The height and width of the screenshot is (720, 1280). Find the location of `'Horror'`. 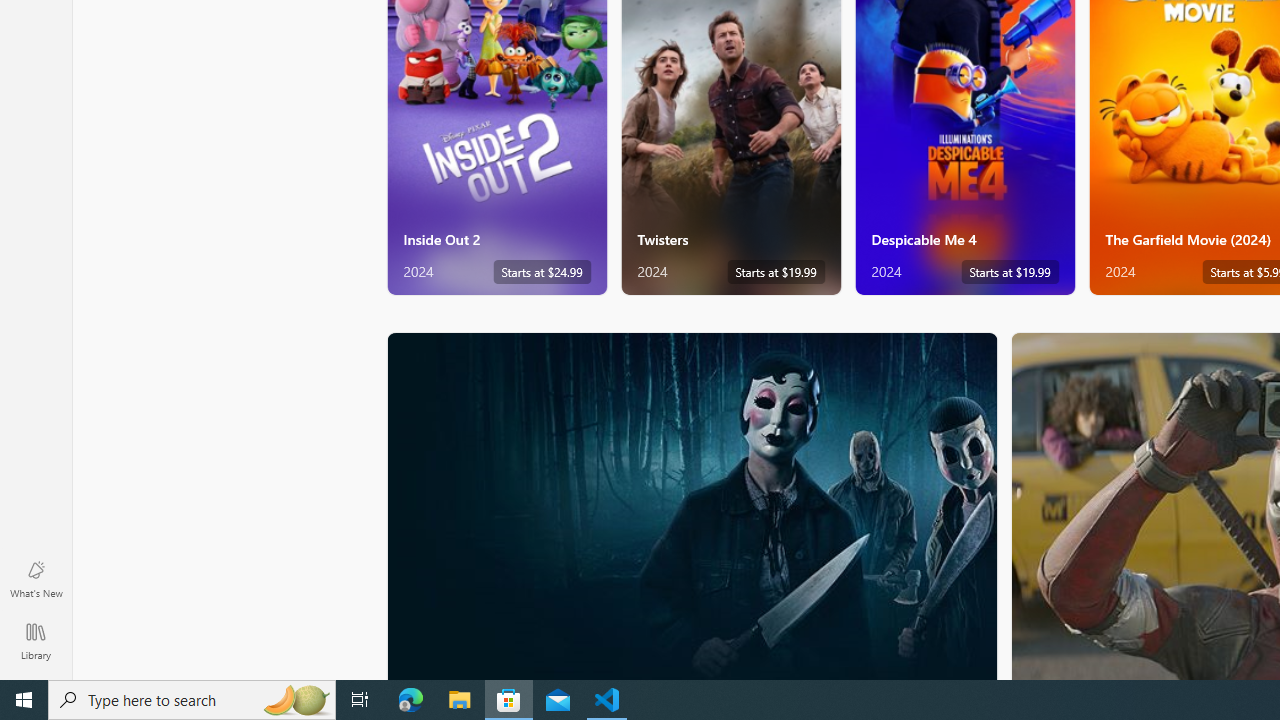

'Horror' is located at coordinates (692, 504).